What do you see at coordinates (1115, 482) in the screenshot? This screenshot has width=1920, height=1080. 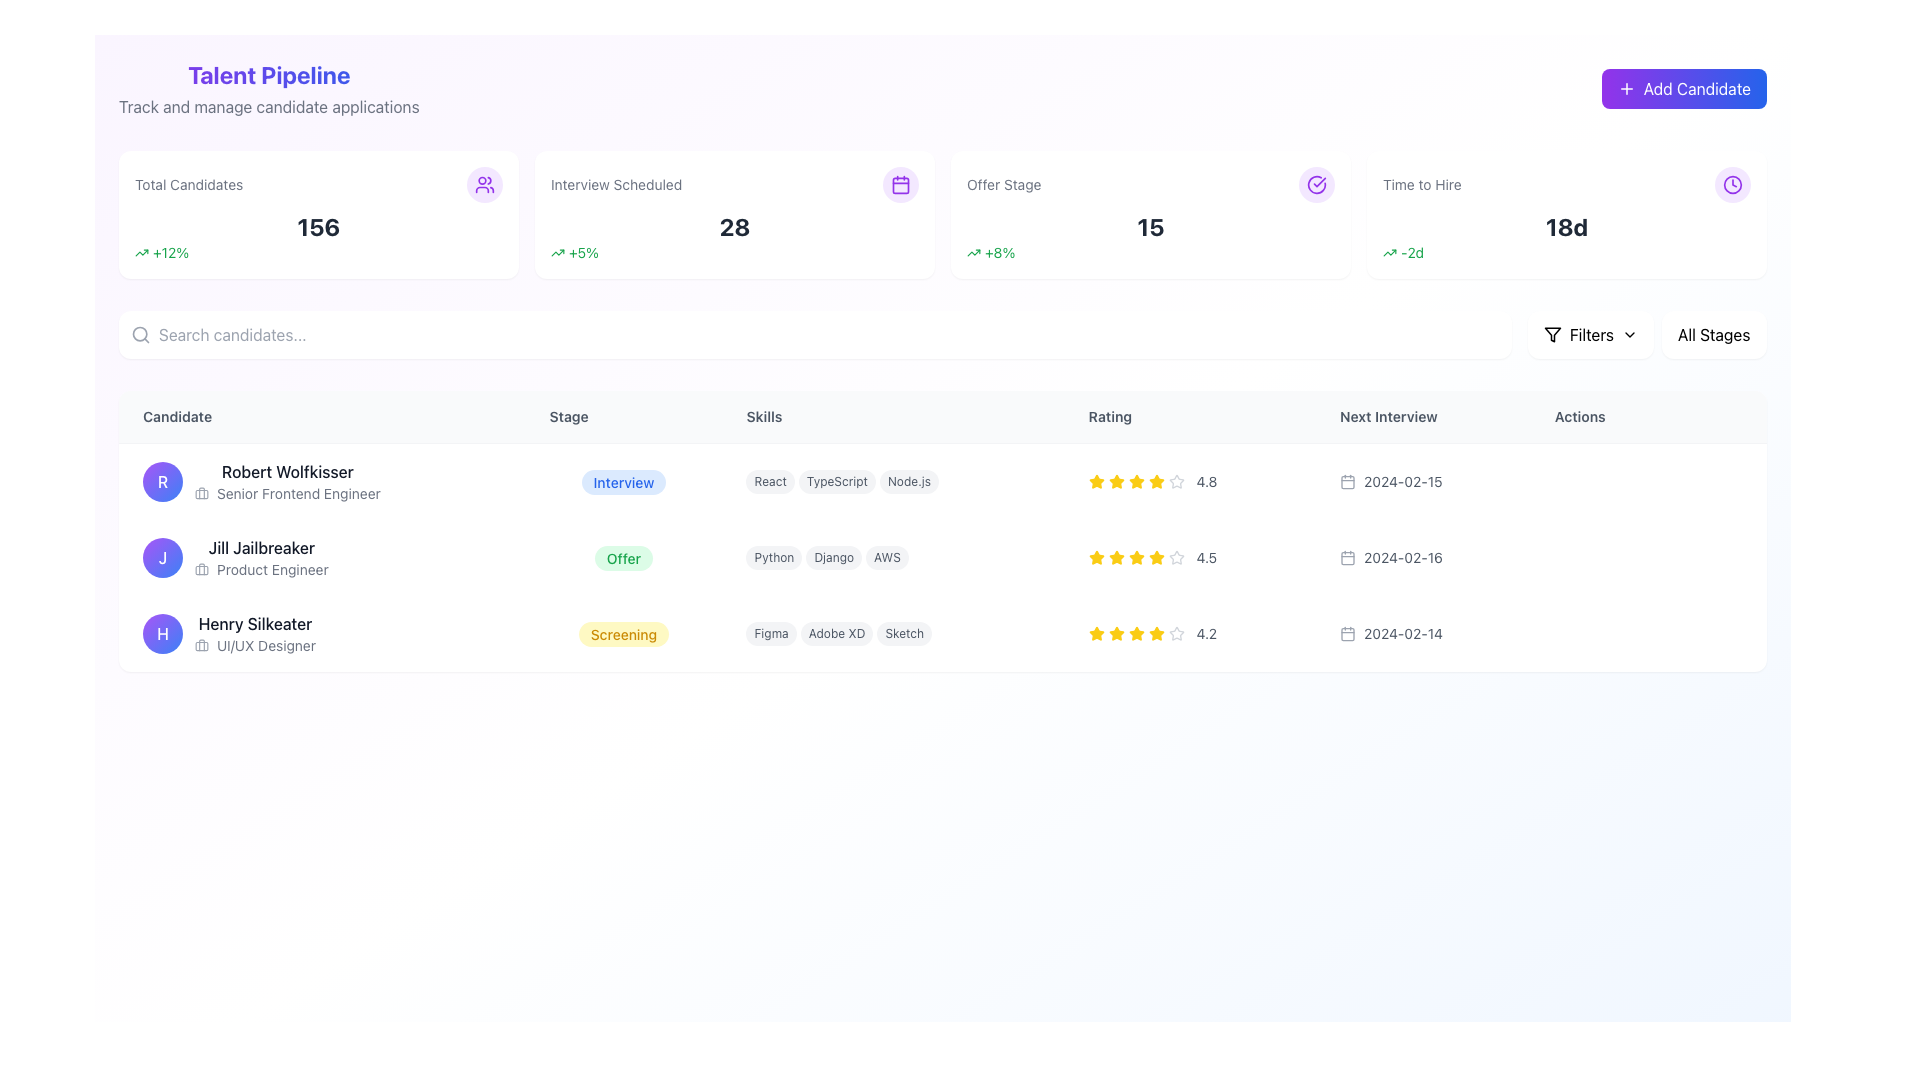 I see `the third star icon in the 'Rating' column of the first row for the candidate 'Robert Wolfkisser' to focus it` at bounding box center [1115, 482].